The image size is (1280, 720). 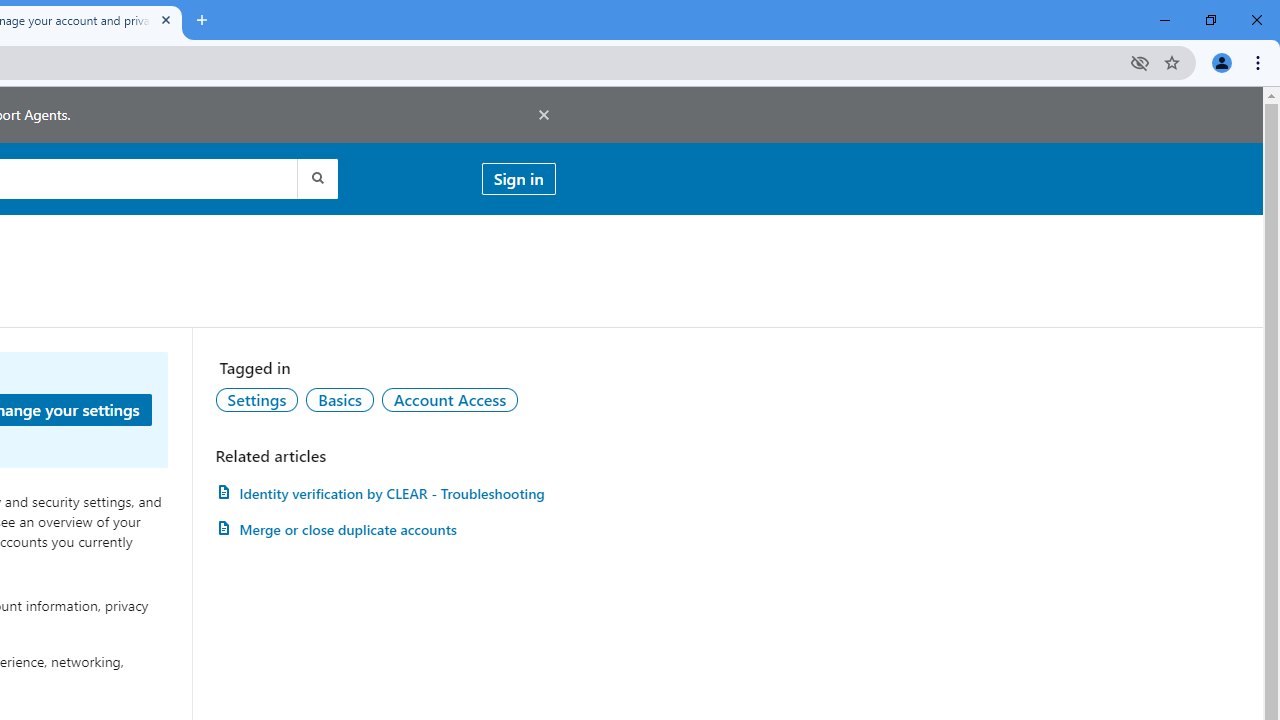 What do you see at coordinates (448, 399) in the screenshot?
I see `'Account Access'` at bounding box center [448, 399].